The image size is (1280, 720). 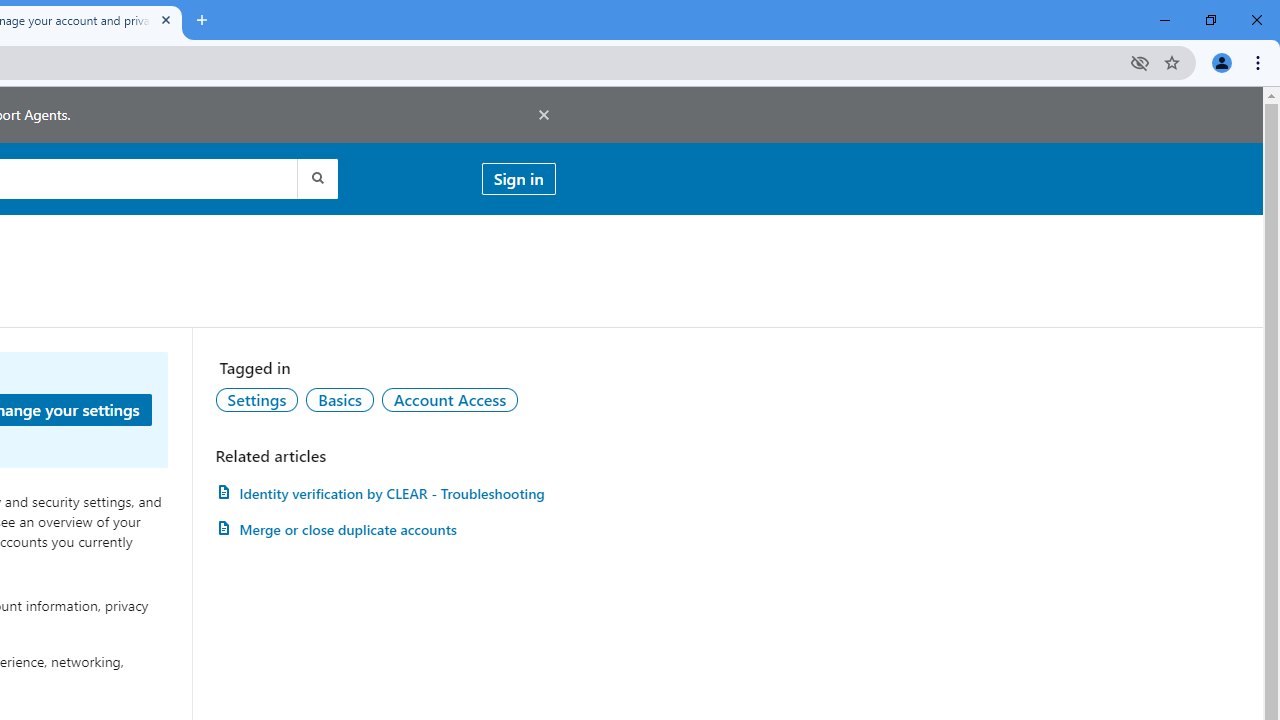 What do you see at coordinates (448, 399) in the screenshot?
I see `'Account Access'` at bounding box center [448, 399].